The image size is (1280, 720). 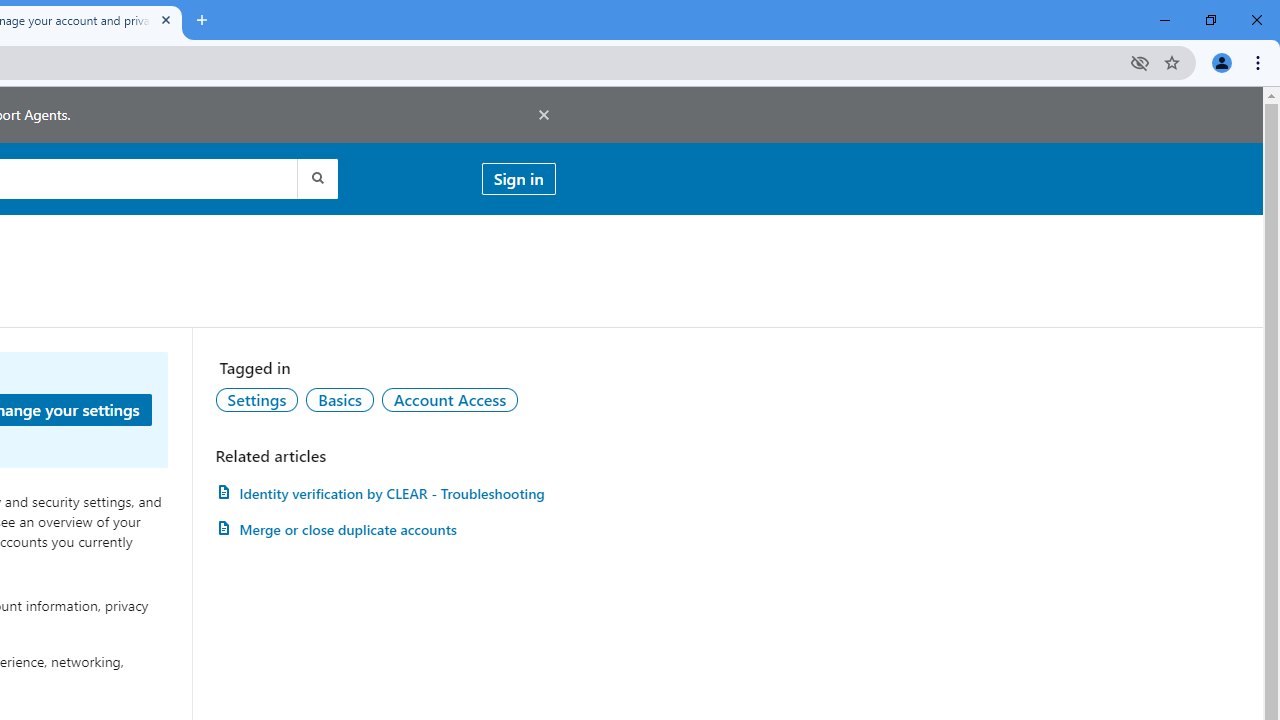 What do you see at coordinates (448, 399) in the screenshot?
I see `'Account Access'` at bounding box center [448, 399].